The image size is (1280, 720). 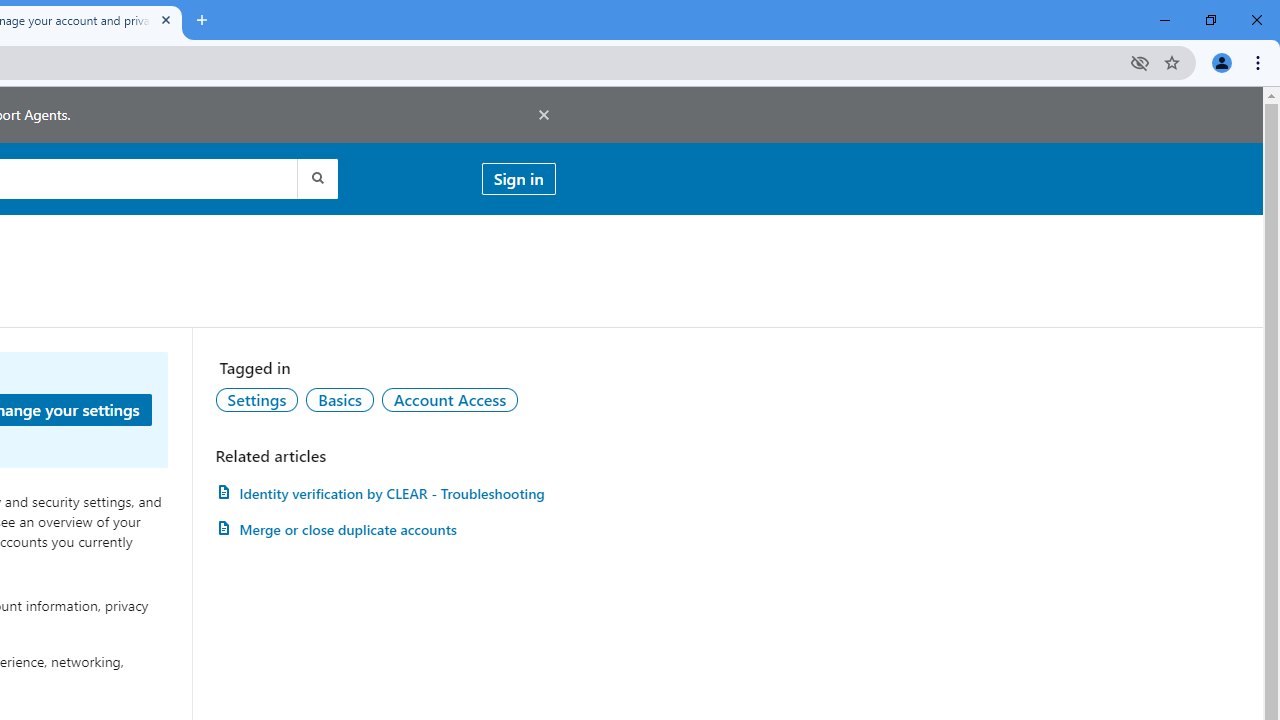 What do you see at coordinates (448, 399) in the screenshot?
I see `'Account Access'` at bounding box center [448, 399].